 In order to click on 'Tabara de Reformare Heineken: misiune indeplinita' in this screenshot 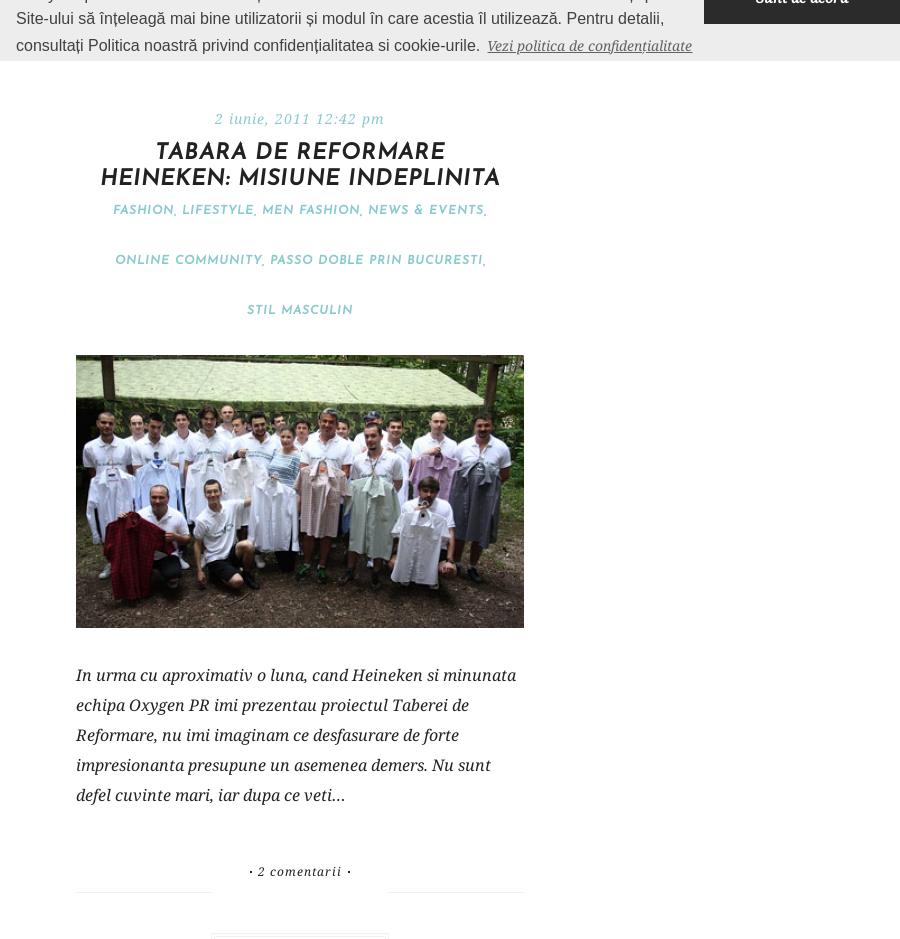, I will do `click(298, 166)`.